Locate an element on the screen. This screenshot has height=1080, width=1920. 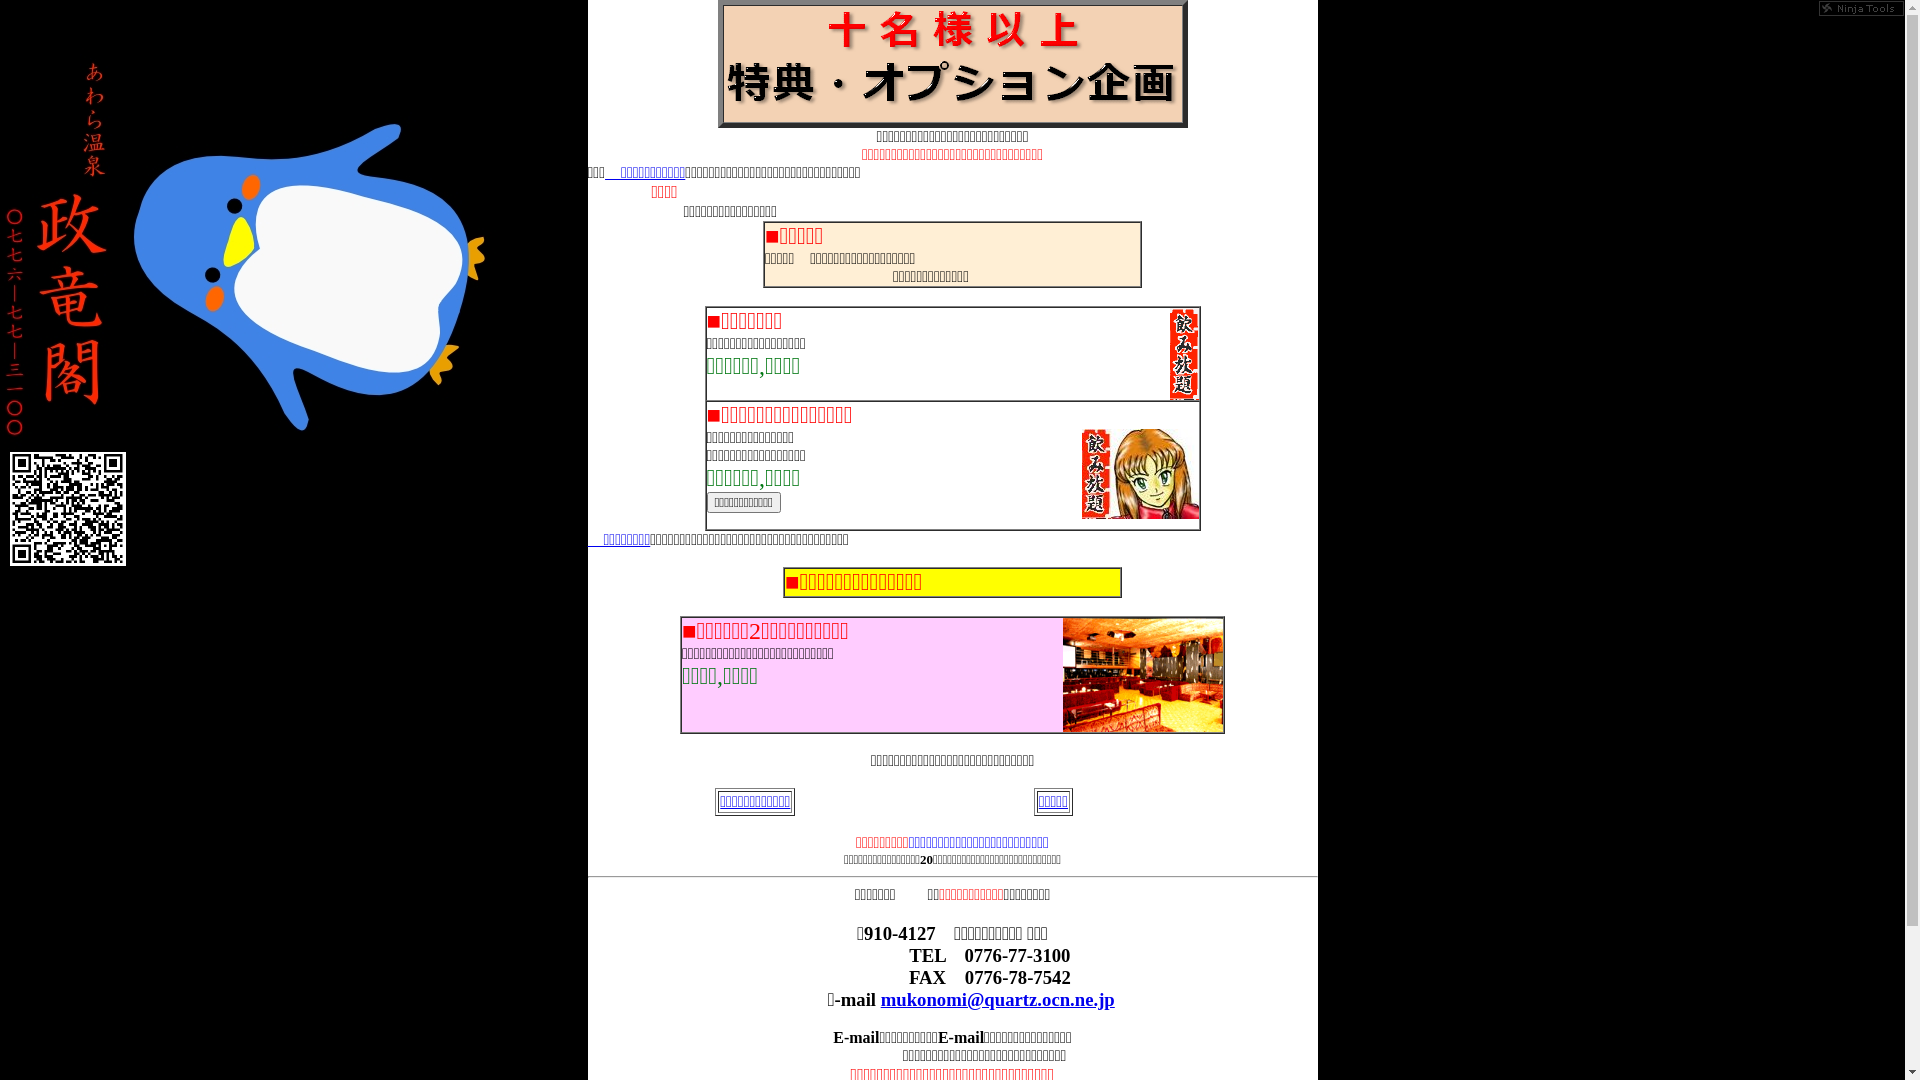
'mukonomi@quartz.ocn.ne.jp' is located at coordinates (880, 999).